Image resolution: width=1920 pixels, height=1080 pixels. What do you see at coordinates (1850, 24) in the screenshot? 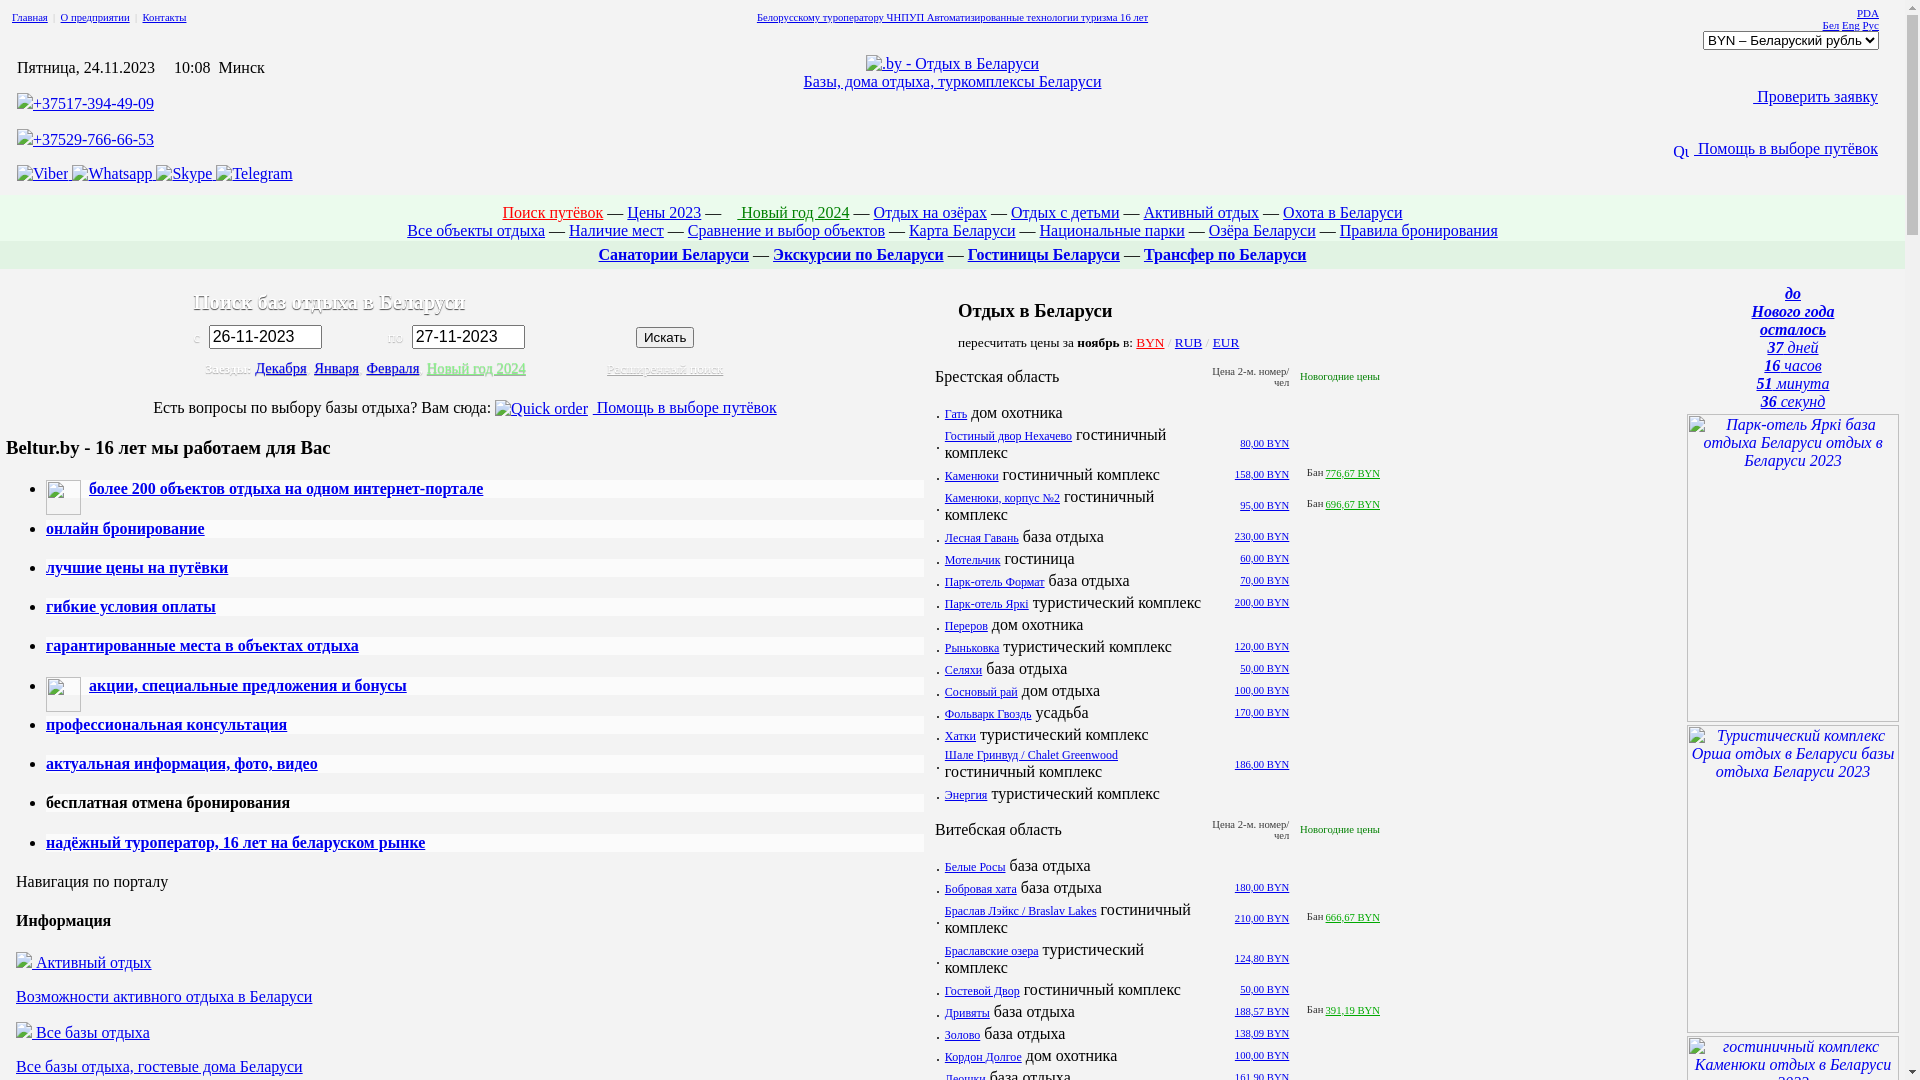
I see `'Eng'` at bounding box center [1850, 24].